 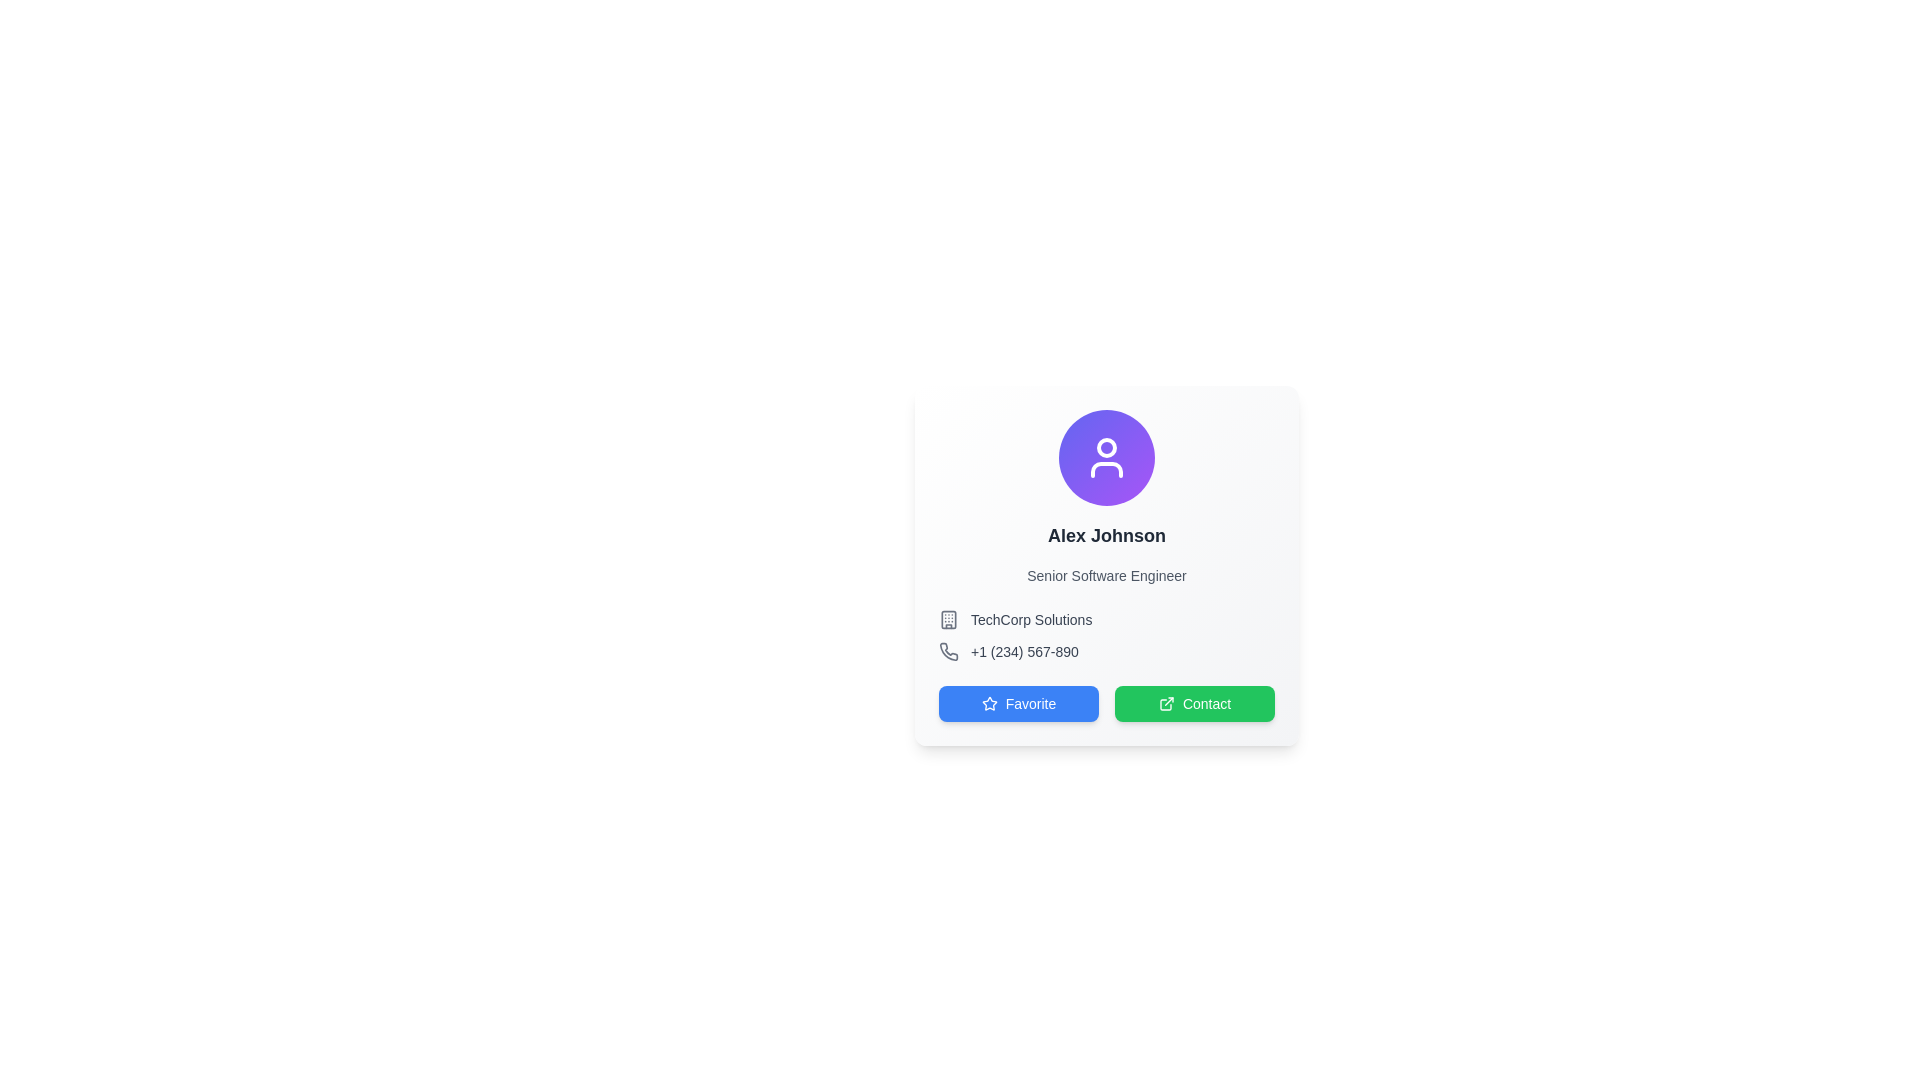 What do you see at coordinates (989, 702) in the screenshot?
I see `the star-shaped icon with a blue outline located to the left of the 'Favorite' button in the lower left section of the interface` at bounding box center [989, 702].